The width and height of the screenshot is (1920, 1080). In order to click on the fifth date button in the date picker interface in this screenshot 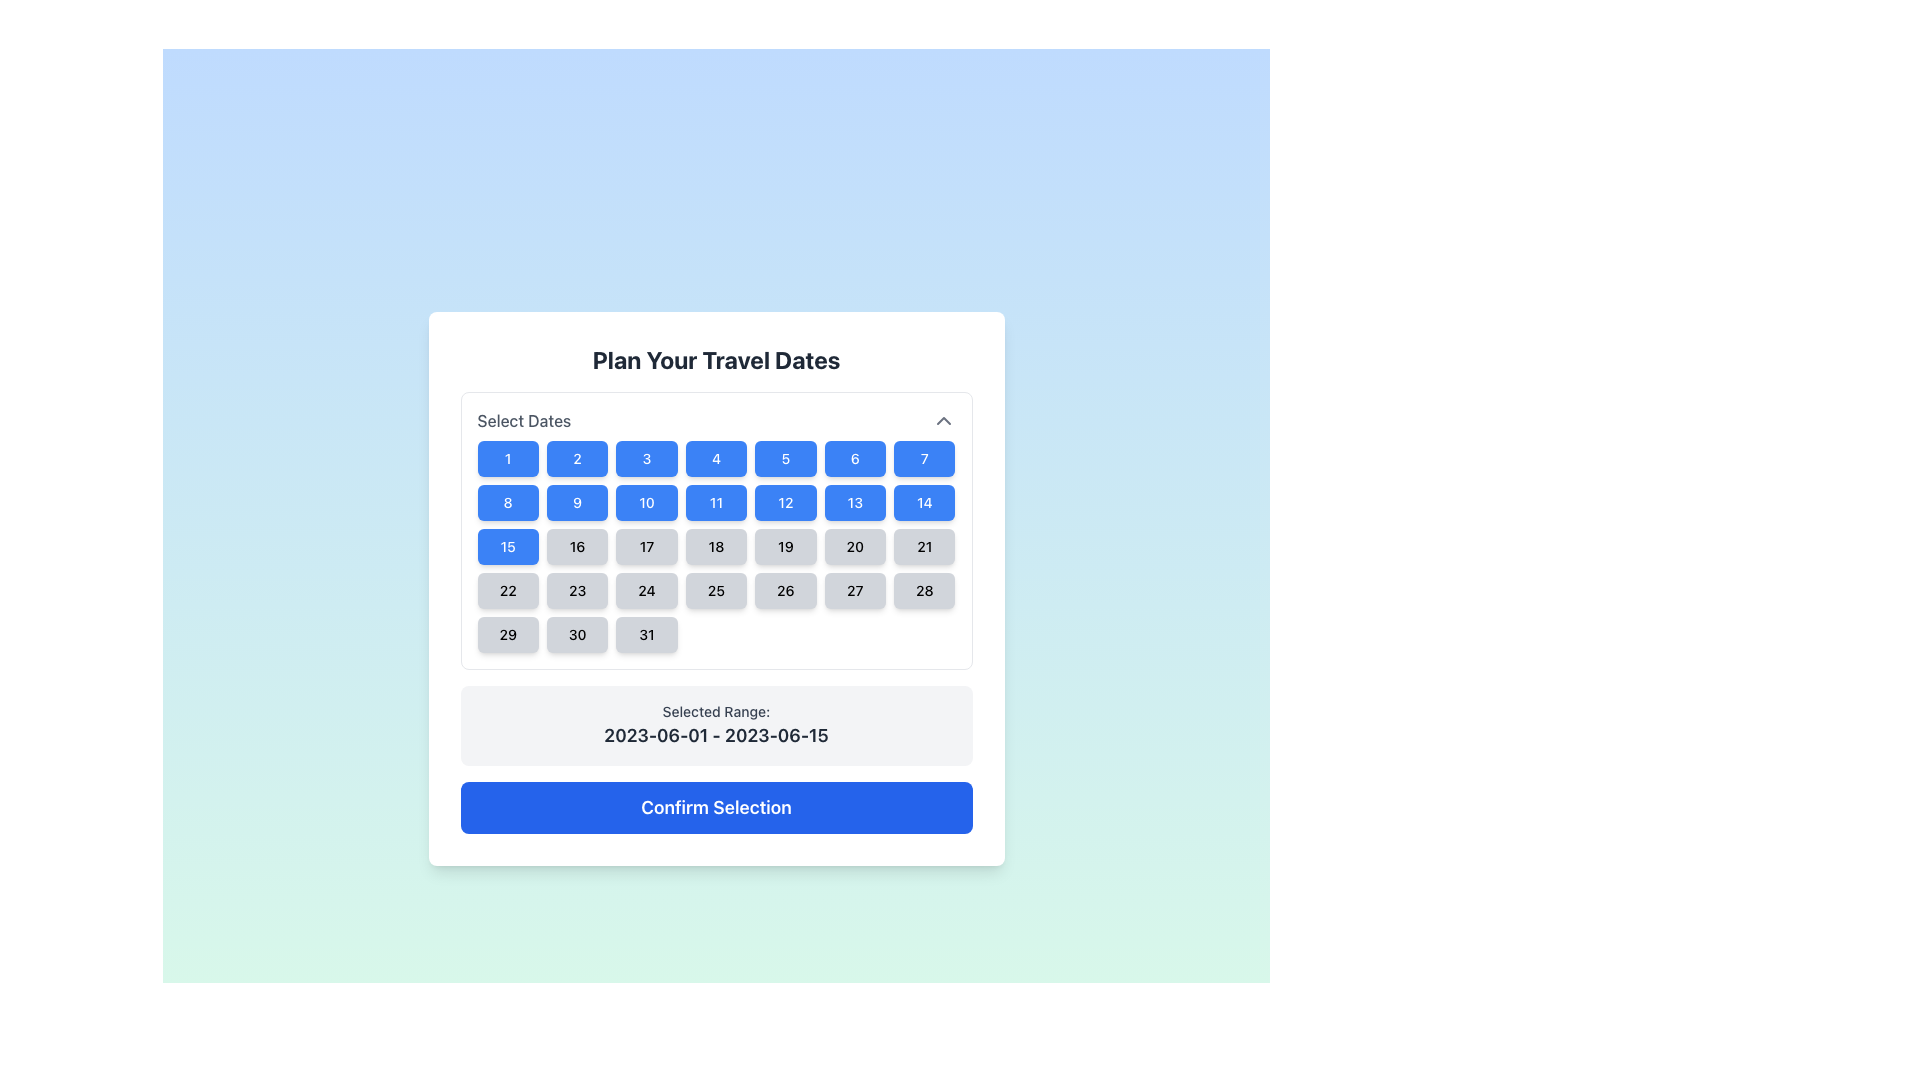, I will do `click(784, 459)`.